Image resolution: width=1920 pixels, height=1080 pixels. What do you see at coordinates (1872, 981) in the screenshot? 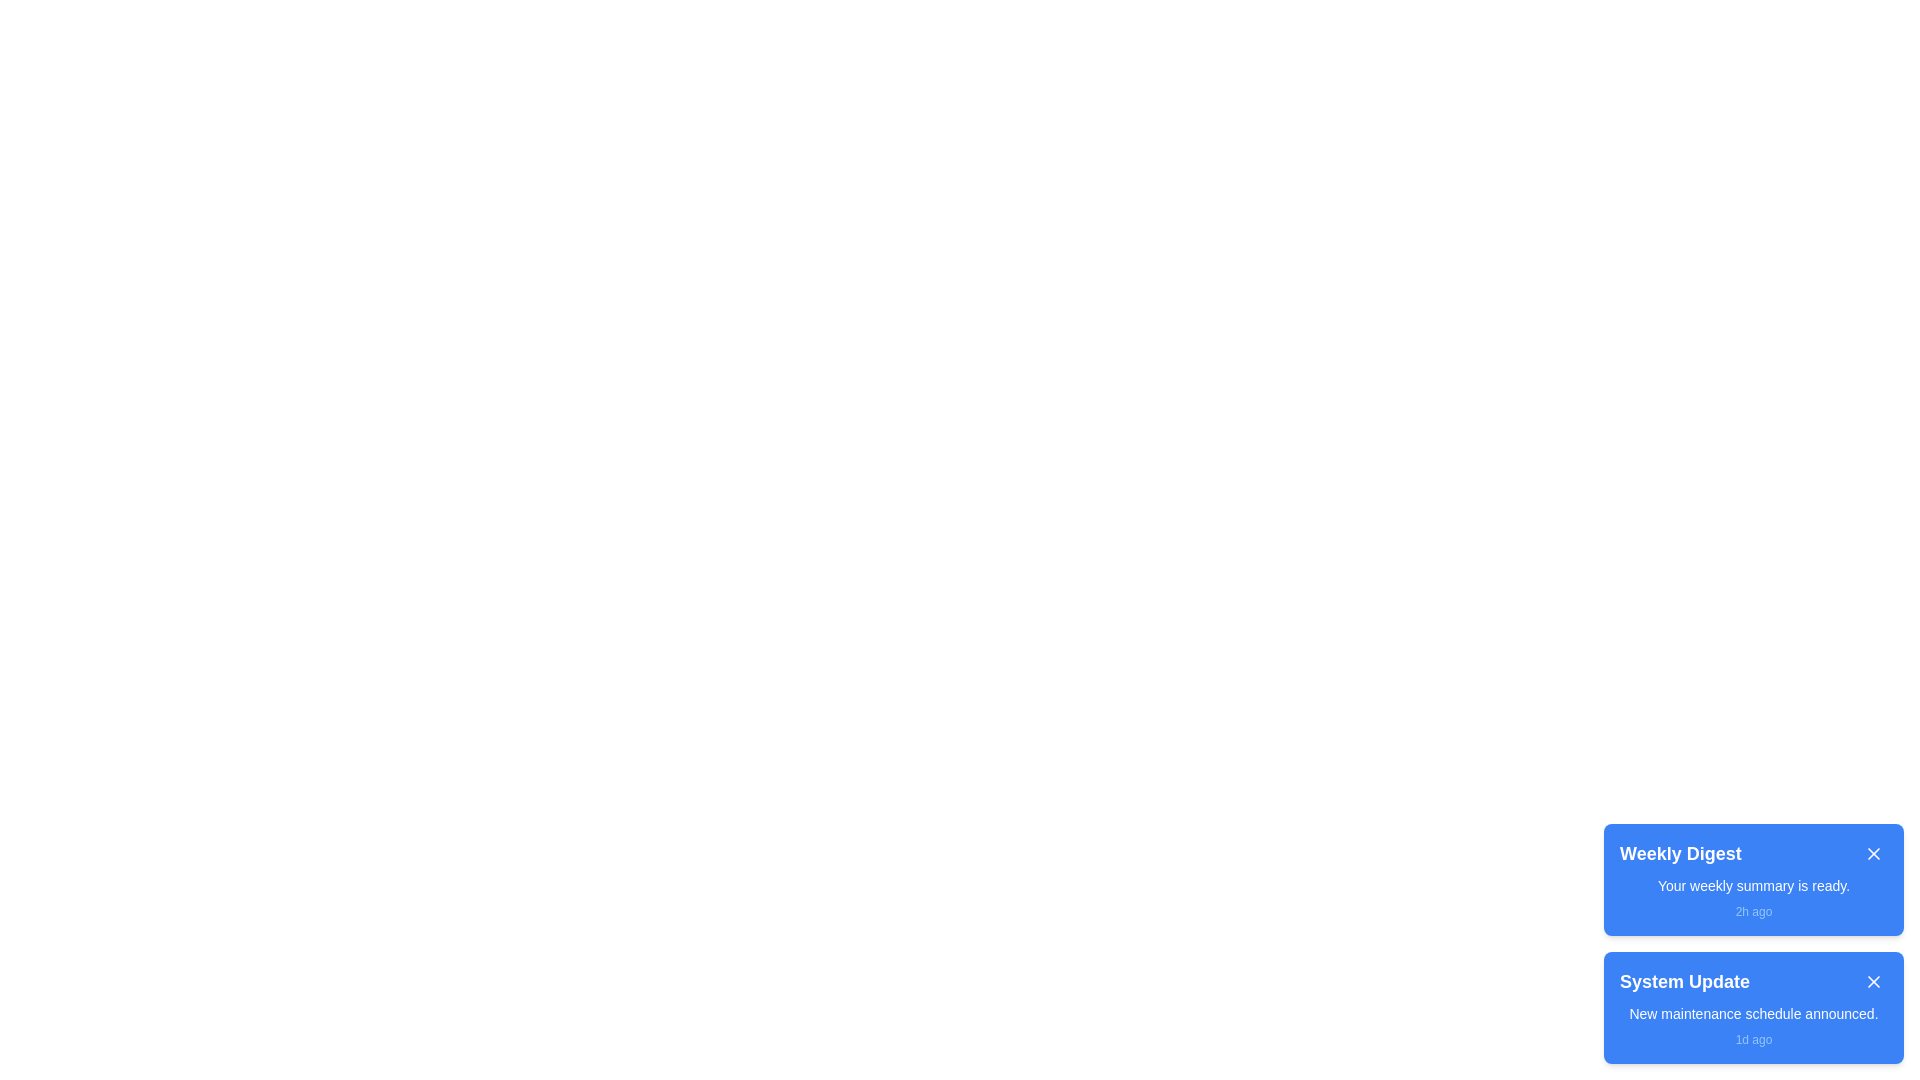
I see `close button of the notification titled System Update` at bounding box center [1872, 981].